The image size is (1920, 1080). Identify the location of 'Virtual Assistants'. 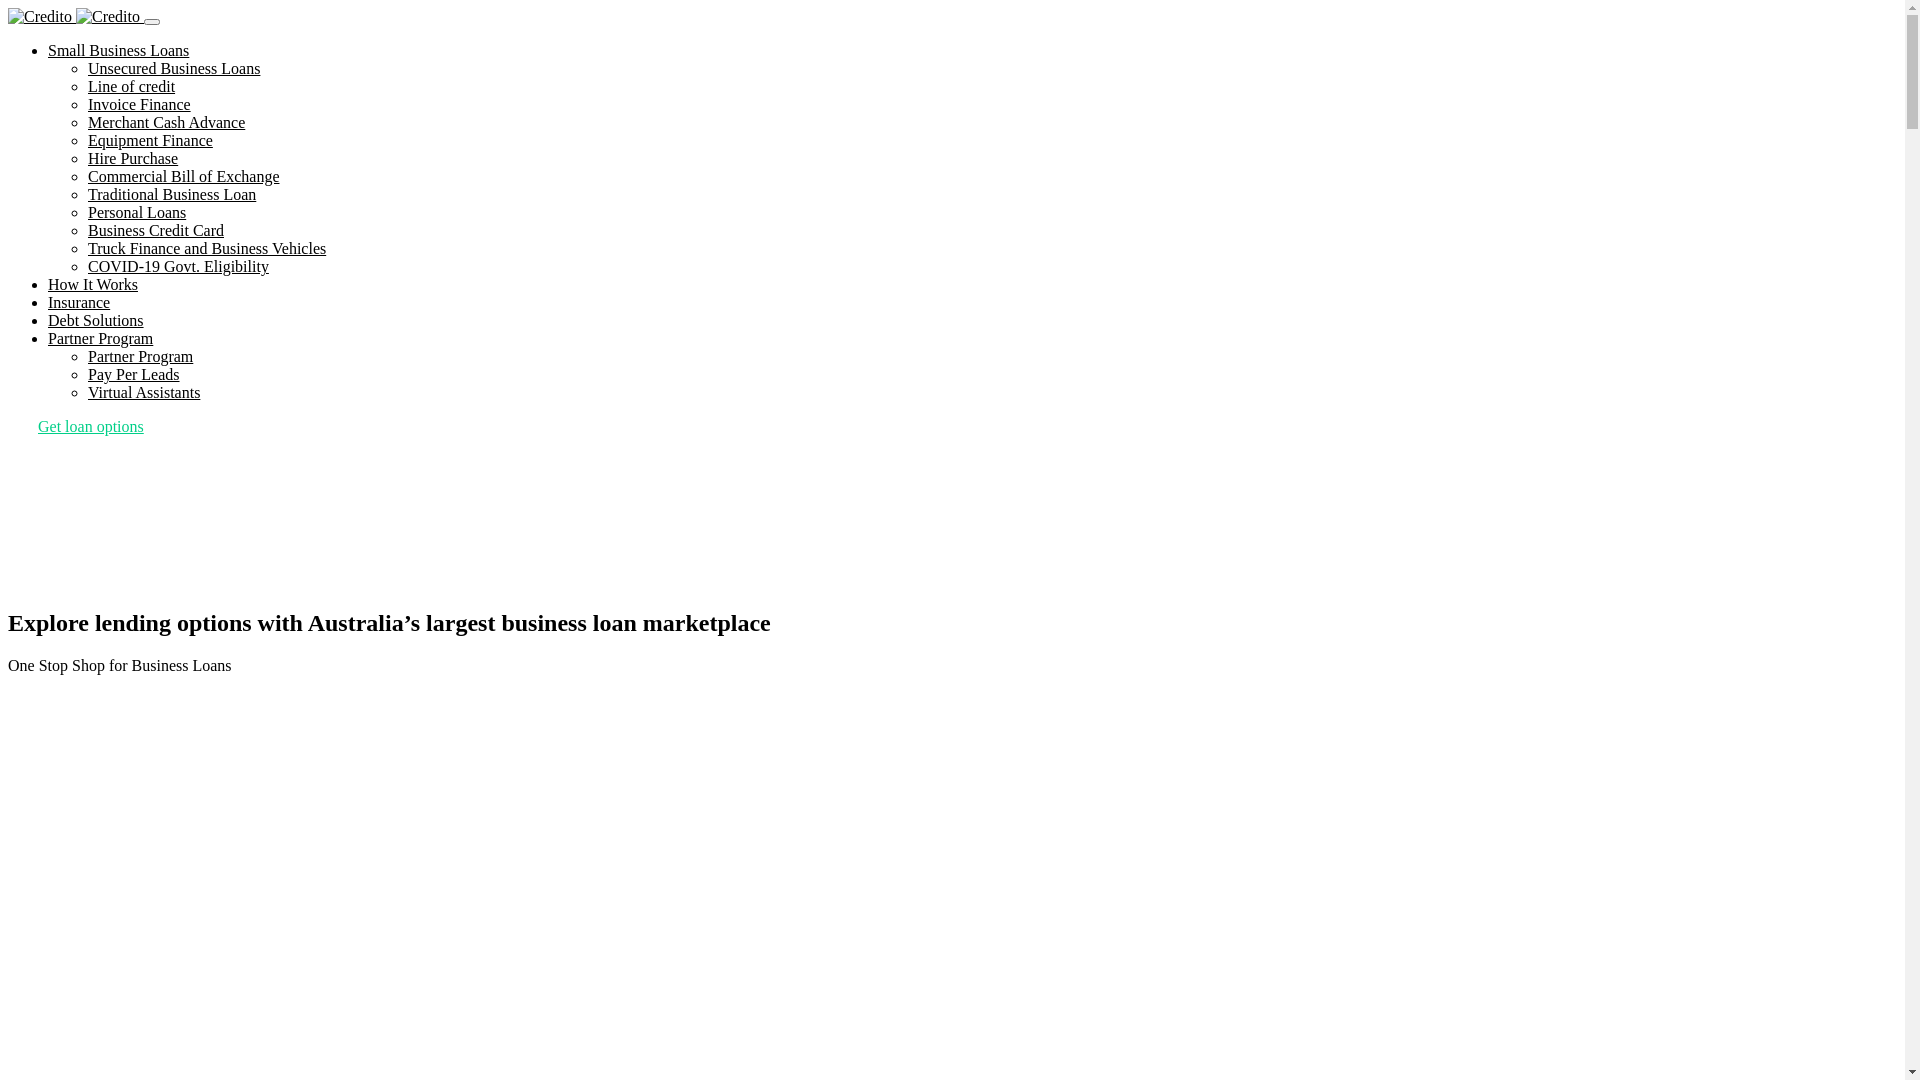
(143, 392).